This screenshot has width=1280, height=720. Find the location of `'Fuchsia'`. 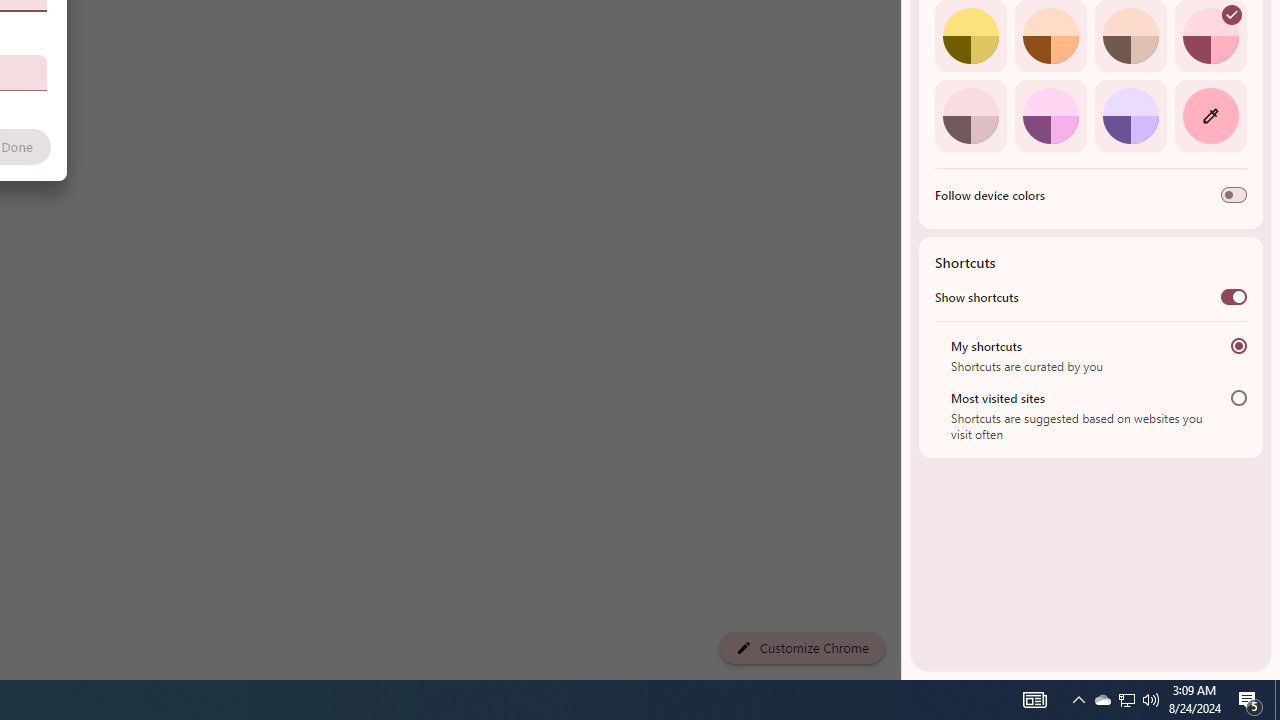

'Fuchsia' is located at coordinates (1049, 115).